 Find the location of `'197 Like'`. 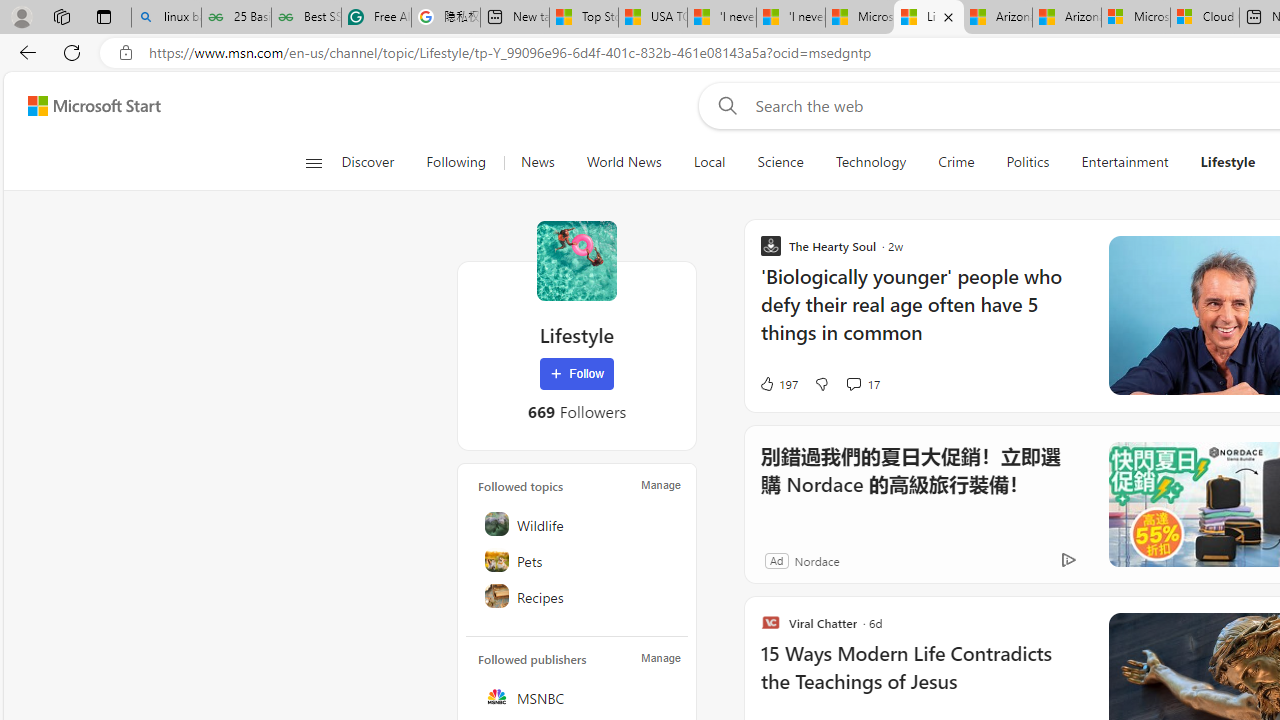

'197 Like' is located at coordinates (777, 384).